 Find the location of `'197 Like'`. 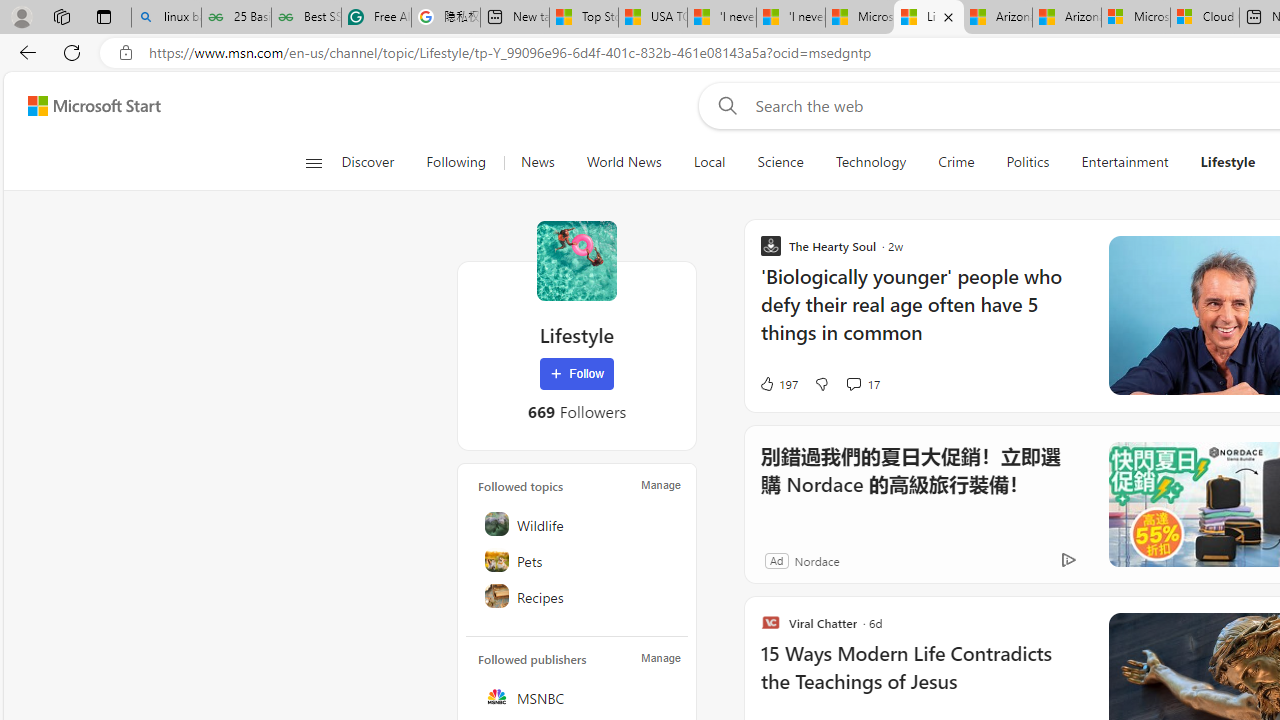

'197 Like' is located at coordinates (777, 384).